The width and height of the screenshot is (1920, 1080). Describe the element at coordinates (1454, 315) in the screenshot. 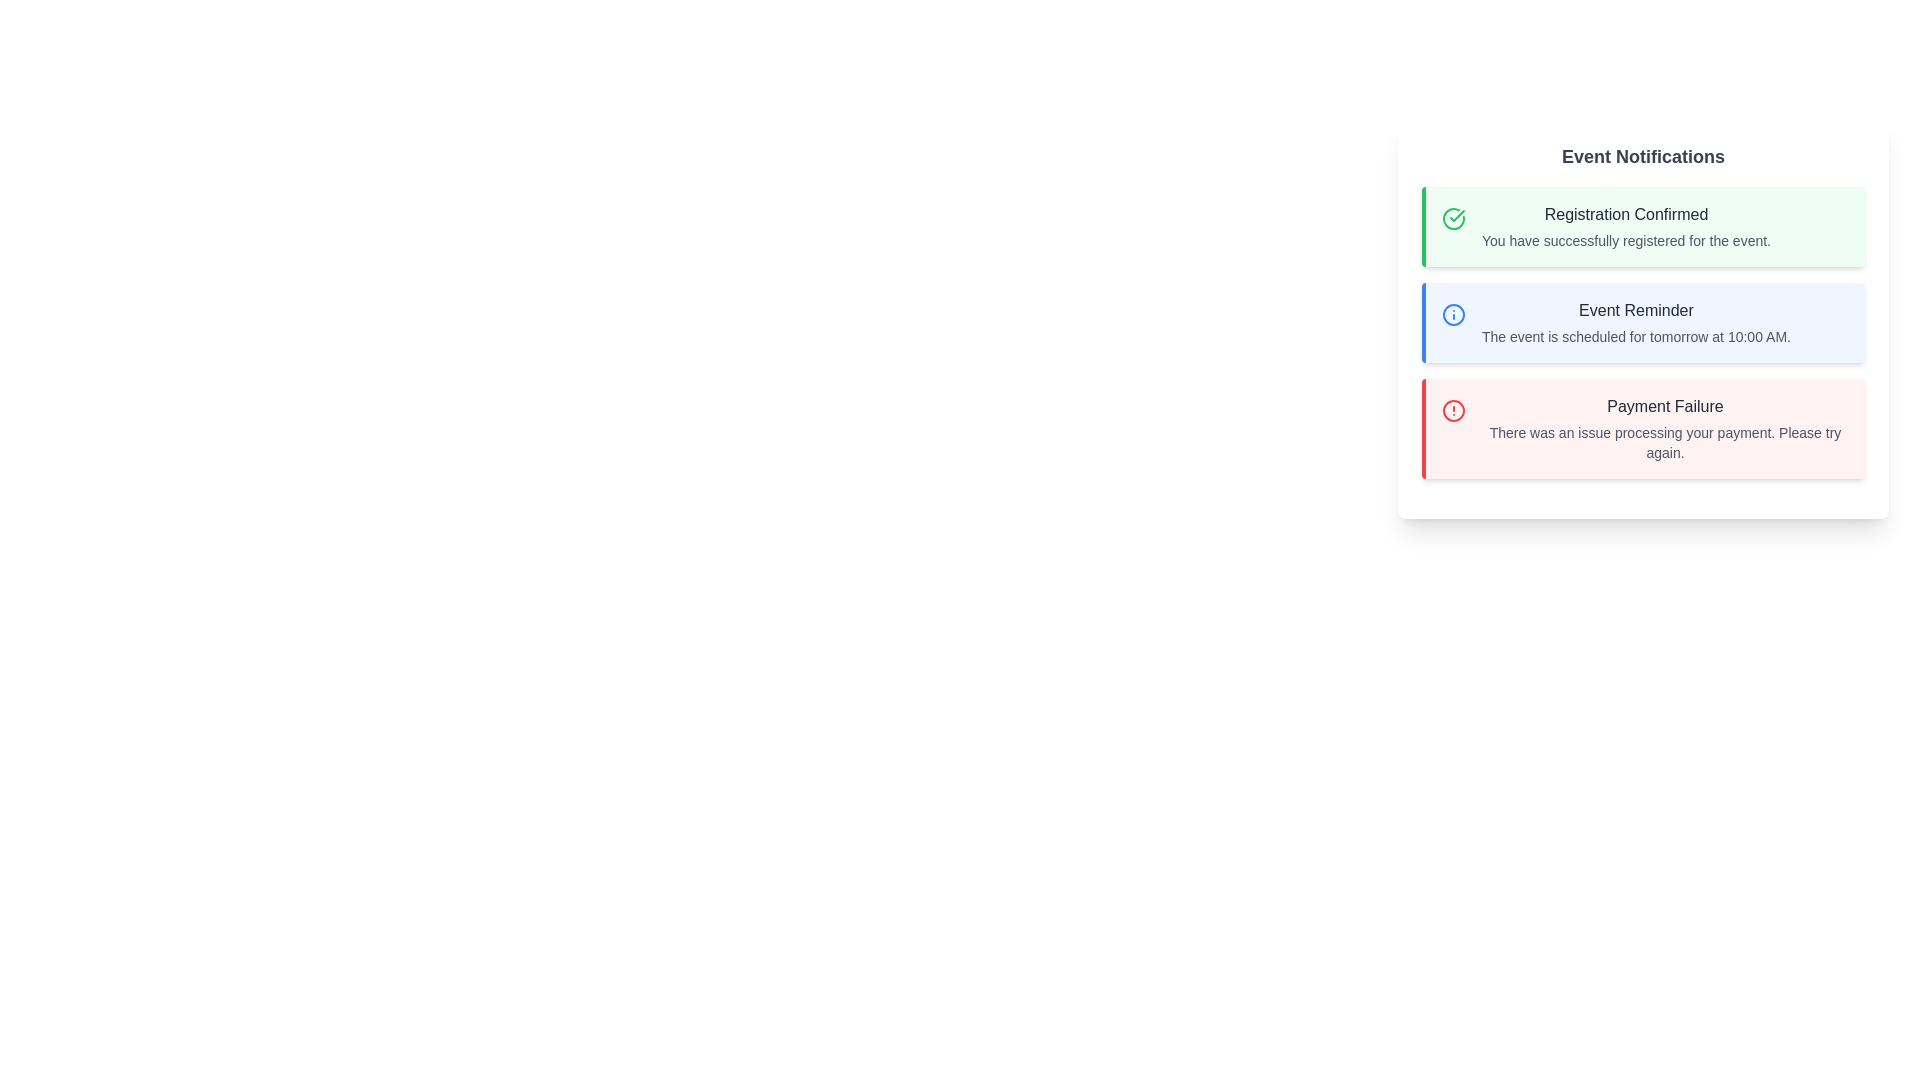

I see `the circular icon of the 'Event Reminder' card, which is visually identifiable by its blue background and descriptive text, located in the second card of the notification list` at that location.